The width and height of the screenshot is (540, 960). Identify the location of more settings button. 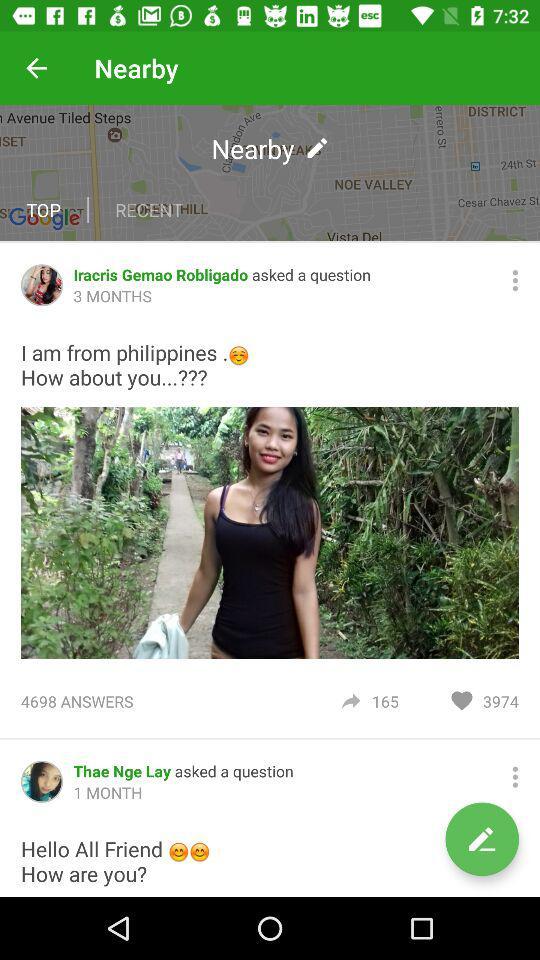
(515, 279).